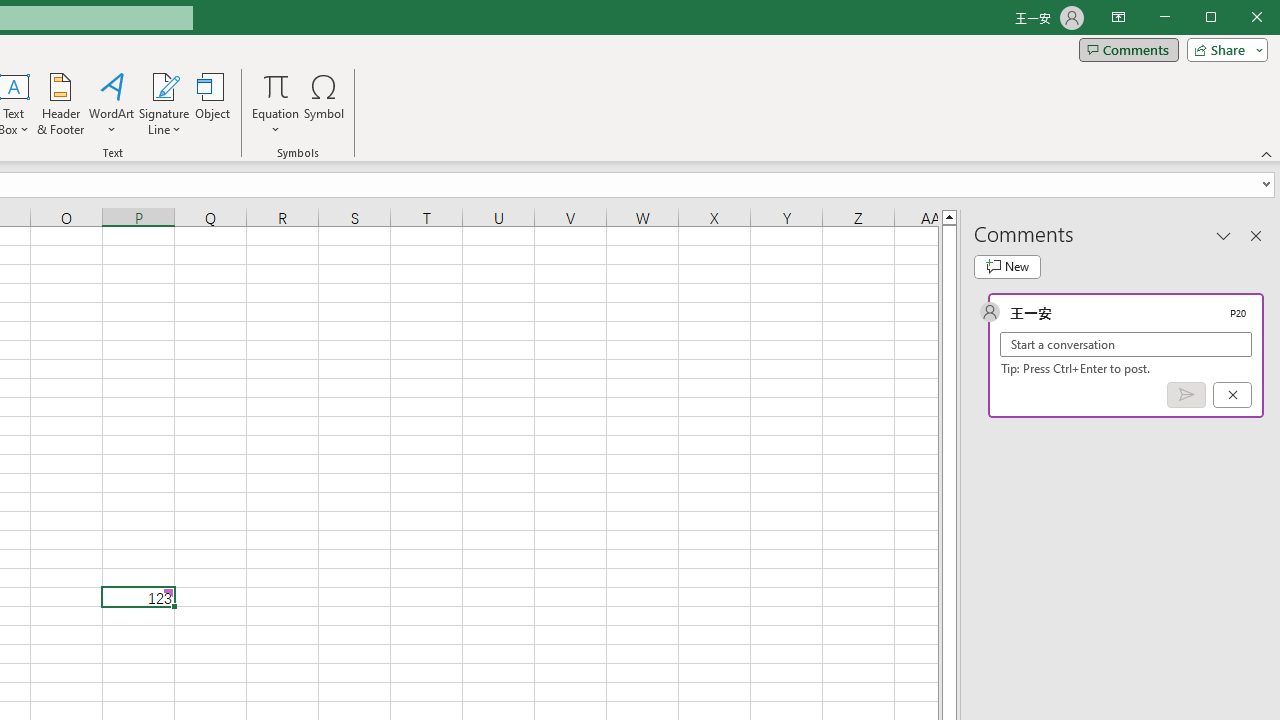 This screenshot has height=720, width=1280. What do you see at coordinates (1255, 234) in the screenshot?
I see `'Close pane'` at bounding box center [1255, 234].